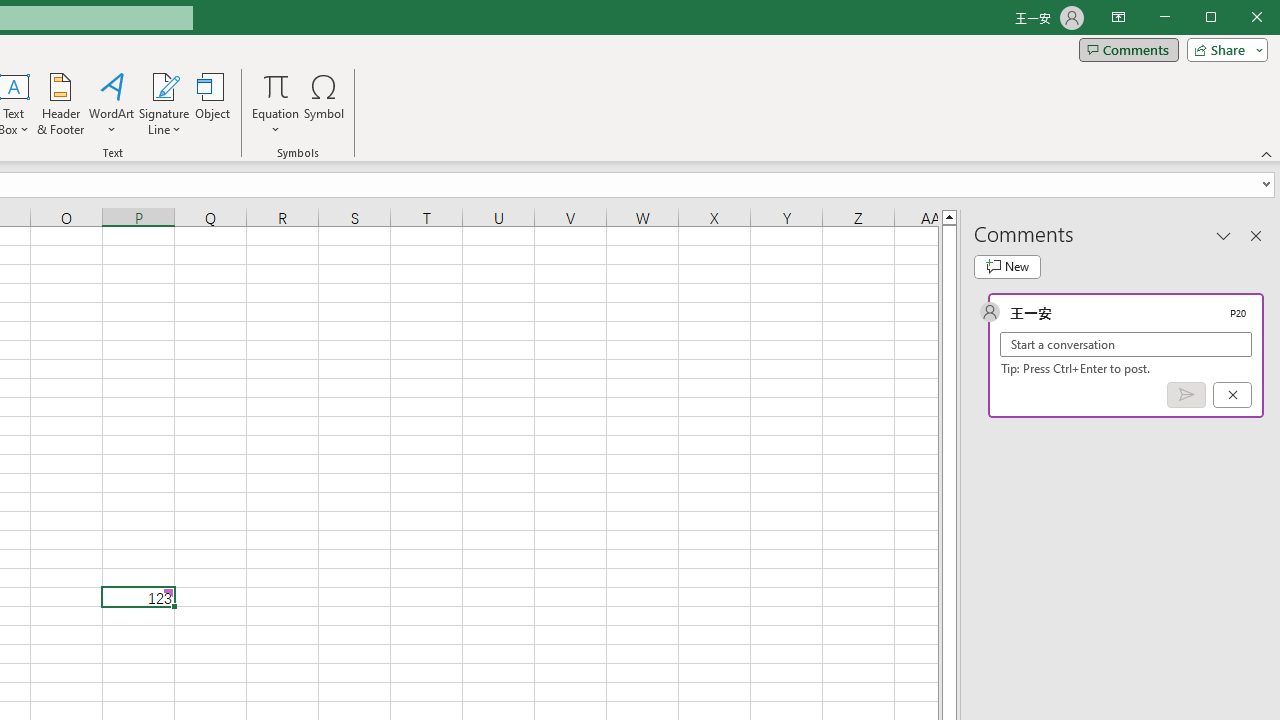 This screenshot has height=720, width=1280. What do you see at coordinates (1255, 234) in the screenshot?
I see `'Close pane'` at bounding box center [1255, 234].